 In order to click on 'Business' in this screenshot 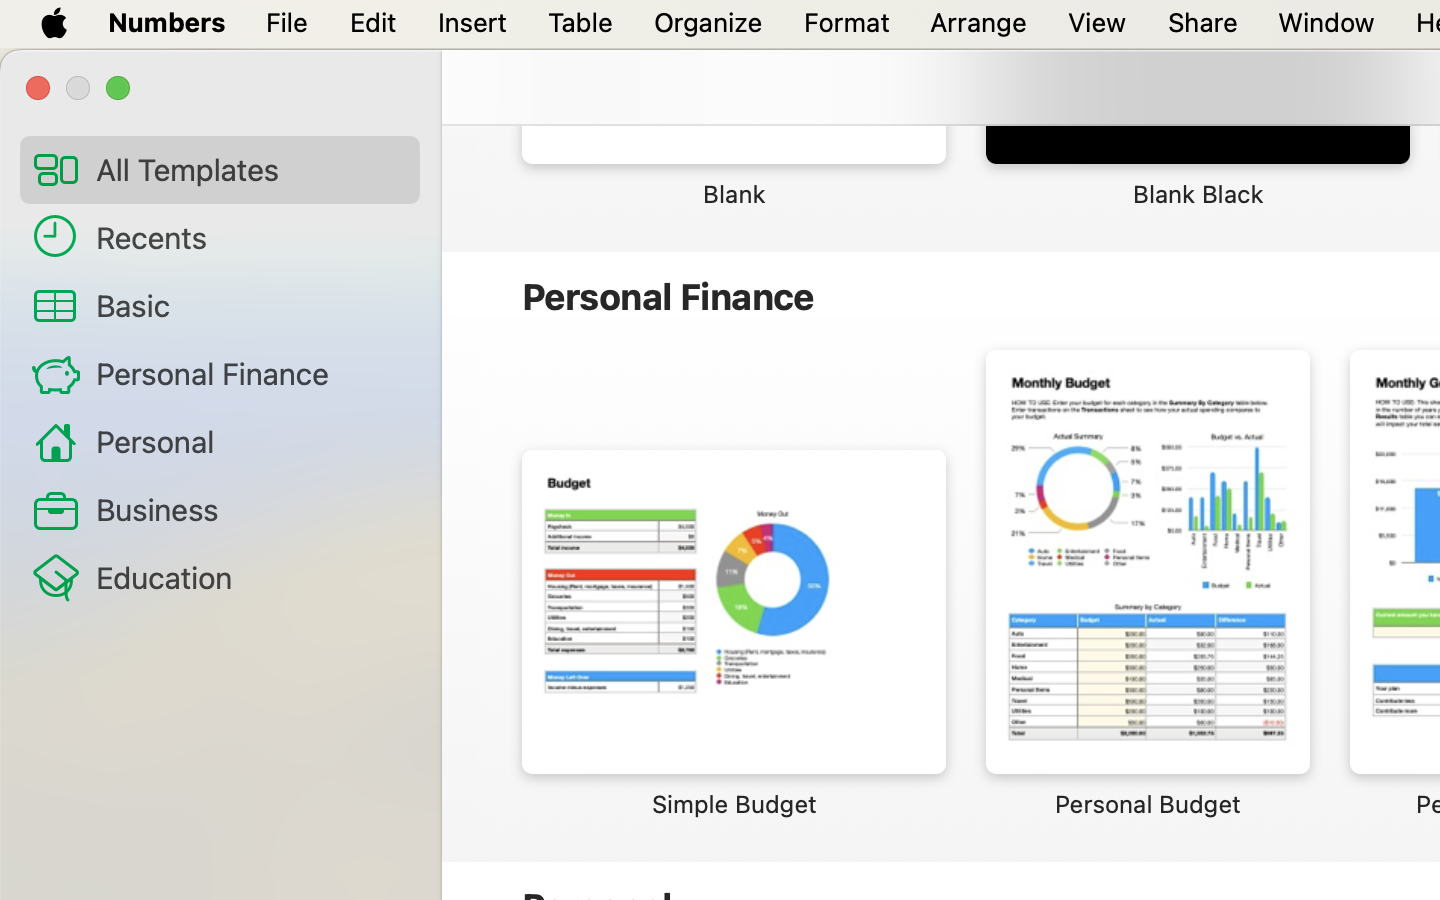, I will do `click(248, 508)`.